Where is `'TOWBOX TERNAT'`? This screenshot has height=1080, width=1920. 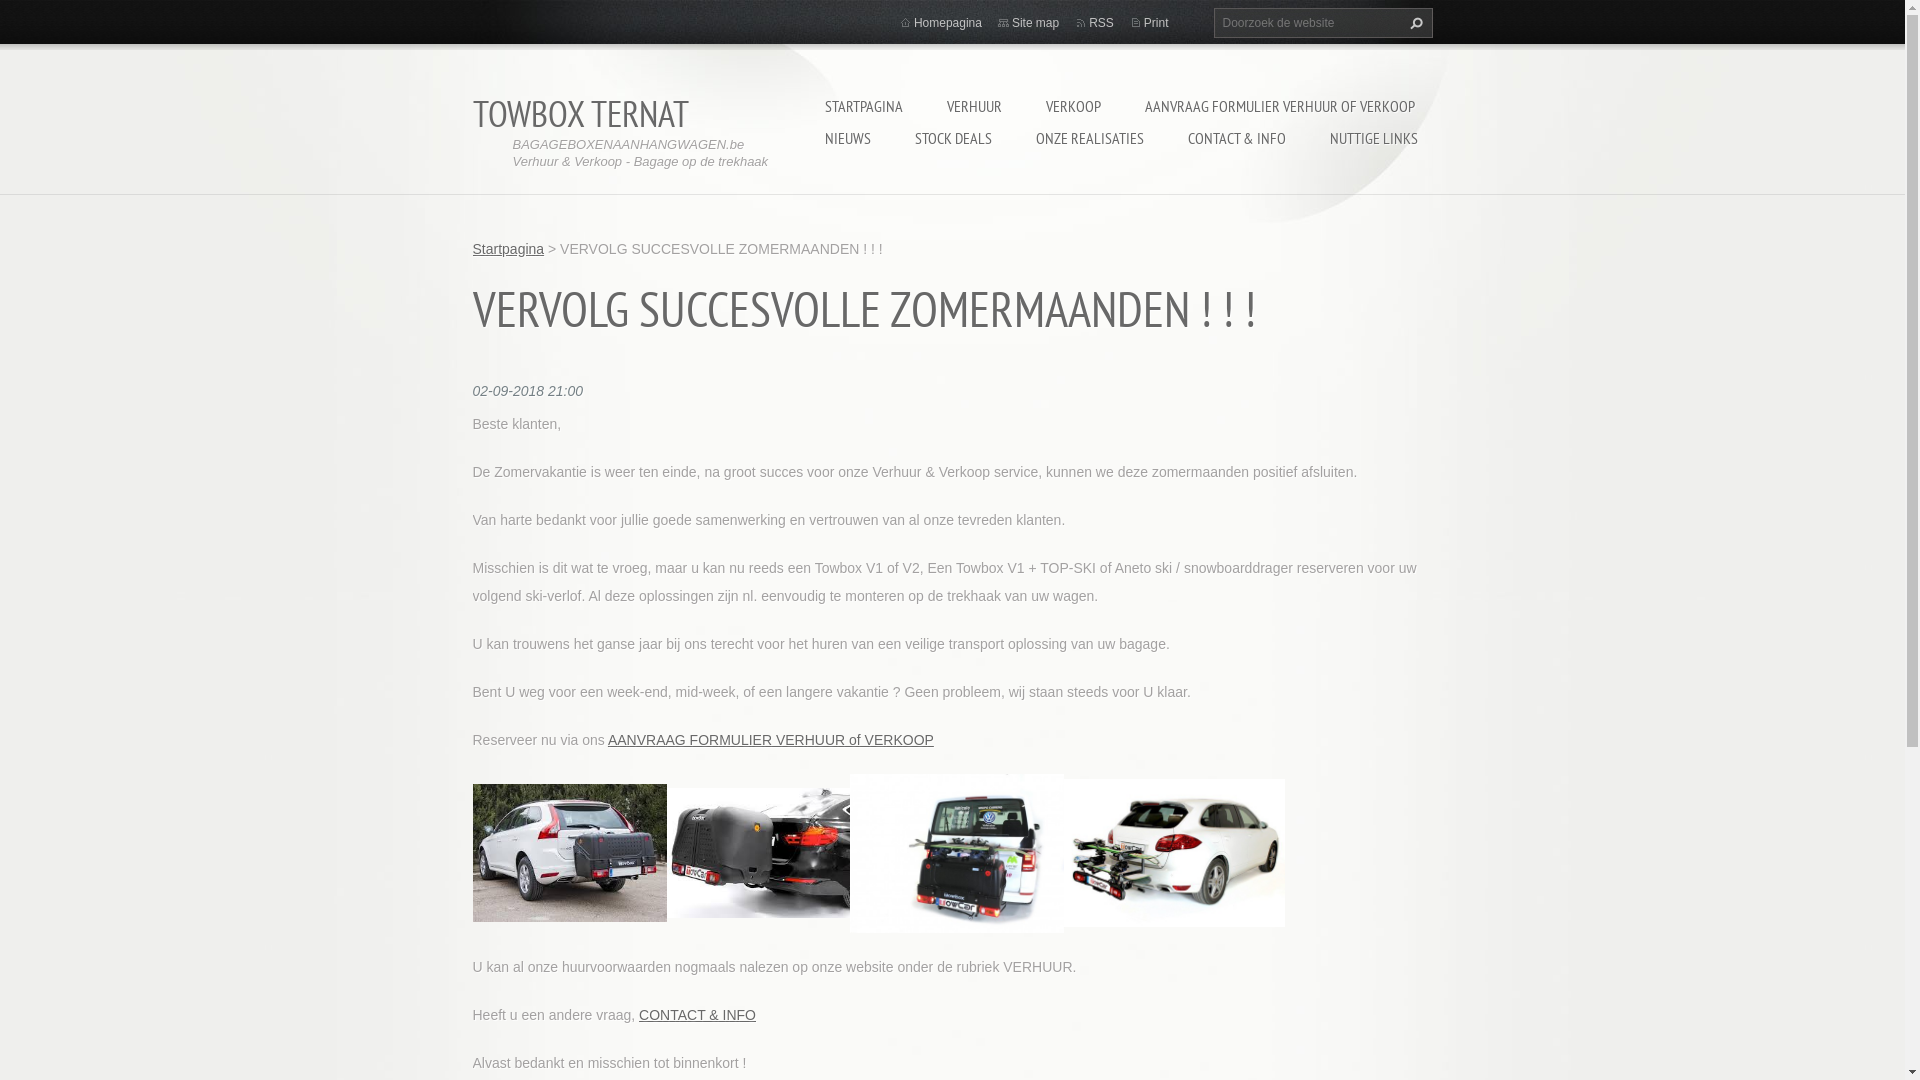
'TOWBOX TERNAT' is located at coordinates (579, 113).